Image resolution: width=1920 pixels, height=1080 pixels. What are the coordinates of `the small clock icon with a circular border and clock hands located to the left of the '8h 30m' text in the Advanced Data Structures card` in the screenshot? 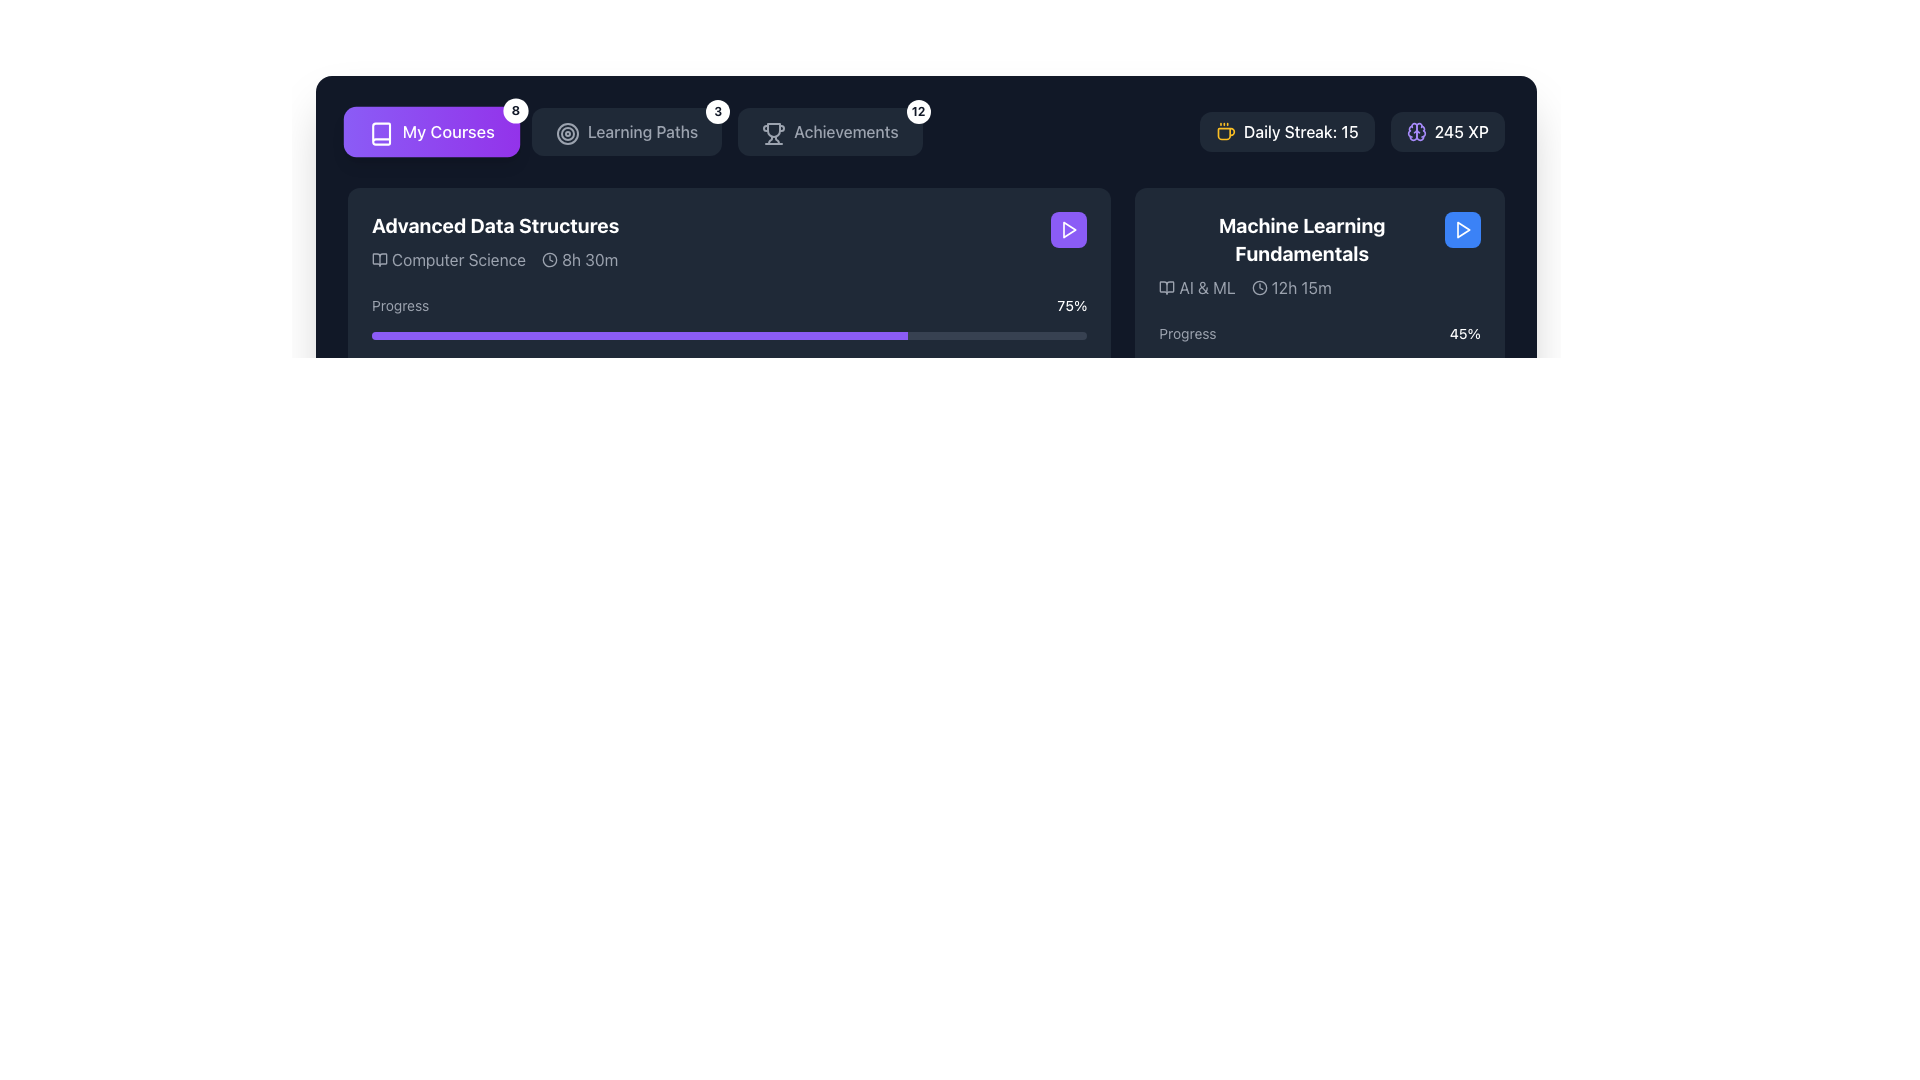 It's located at (550, 258).